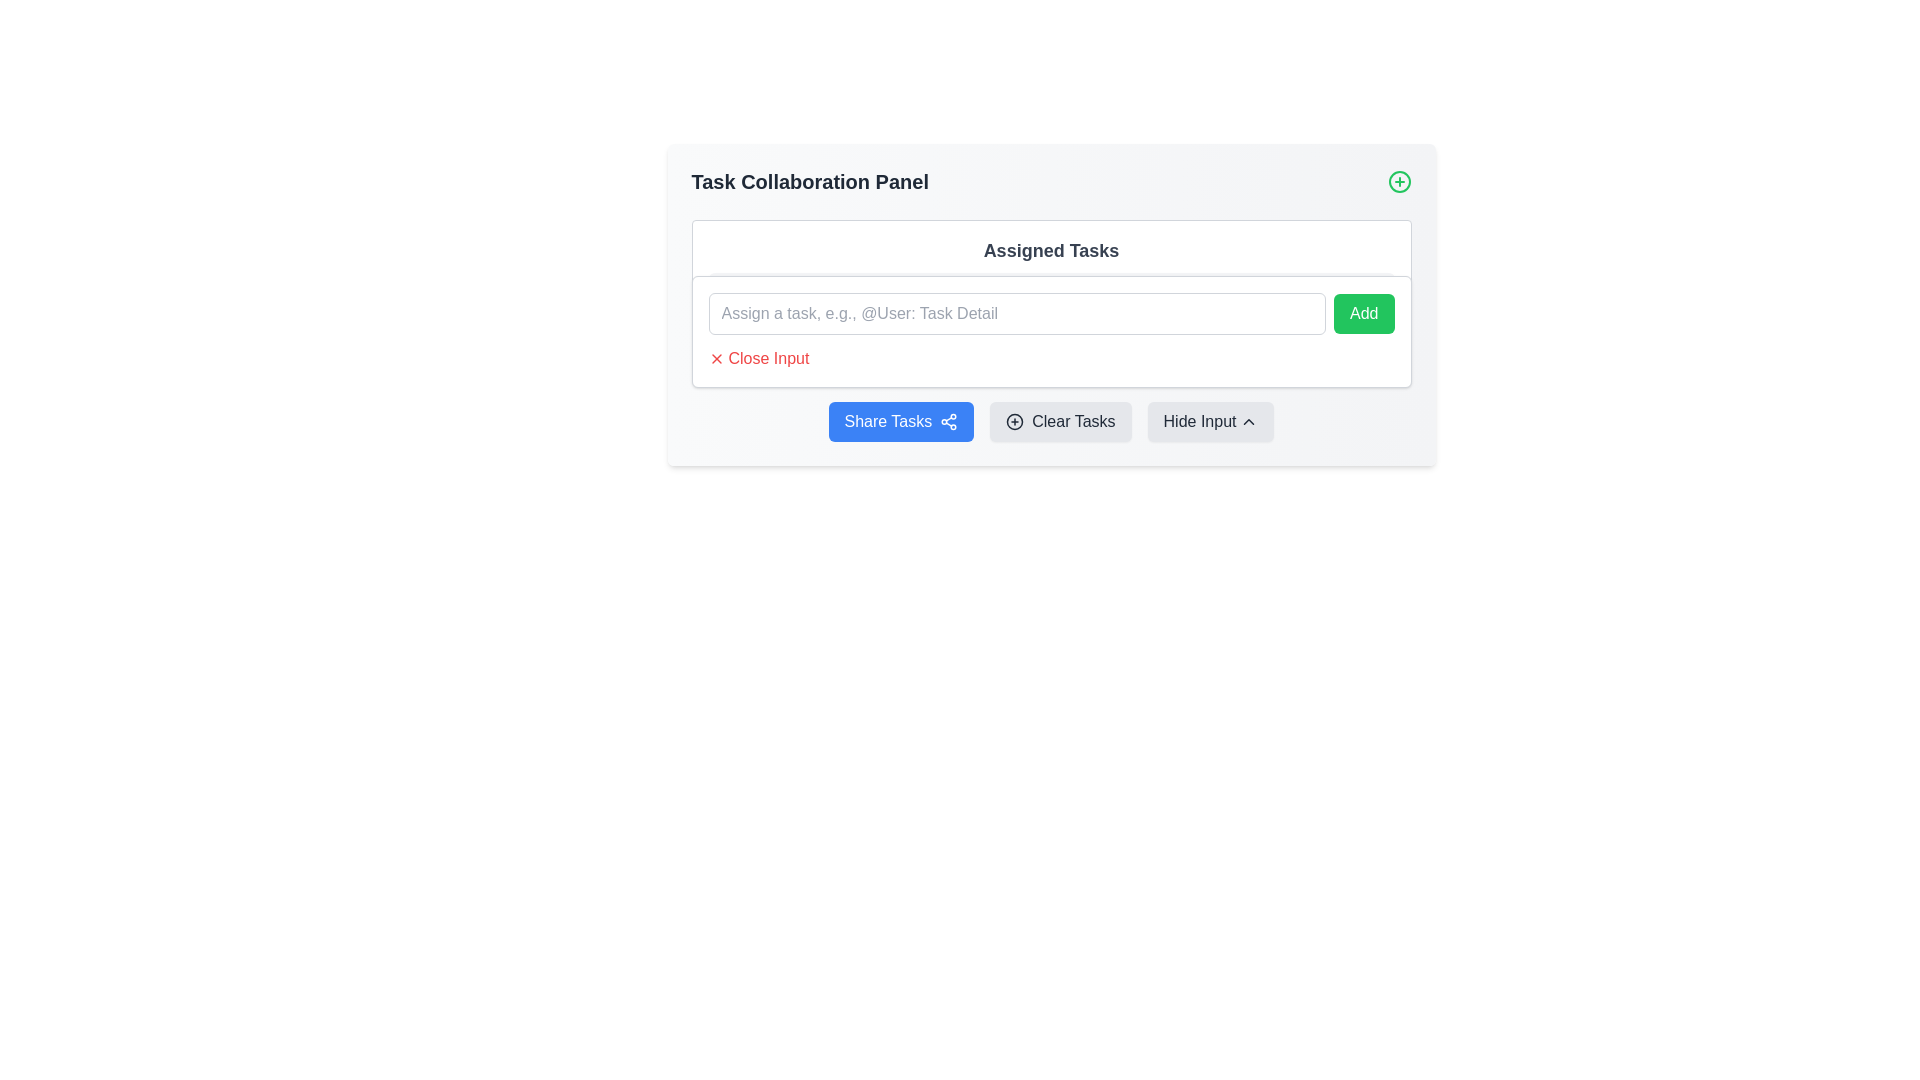 The image size is (1920, 1080). Describe the element at coordinates (948, 420) in the screenshot. I see `the small share icon located within the blue 'Share Tasks' button, positioned to the right of the text 'Share Tasks'` at that location.